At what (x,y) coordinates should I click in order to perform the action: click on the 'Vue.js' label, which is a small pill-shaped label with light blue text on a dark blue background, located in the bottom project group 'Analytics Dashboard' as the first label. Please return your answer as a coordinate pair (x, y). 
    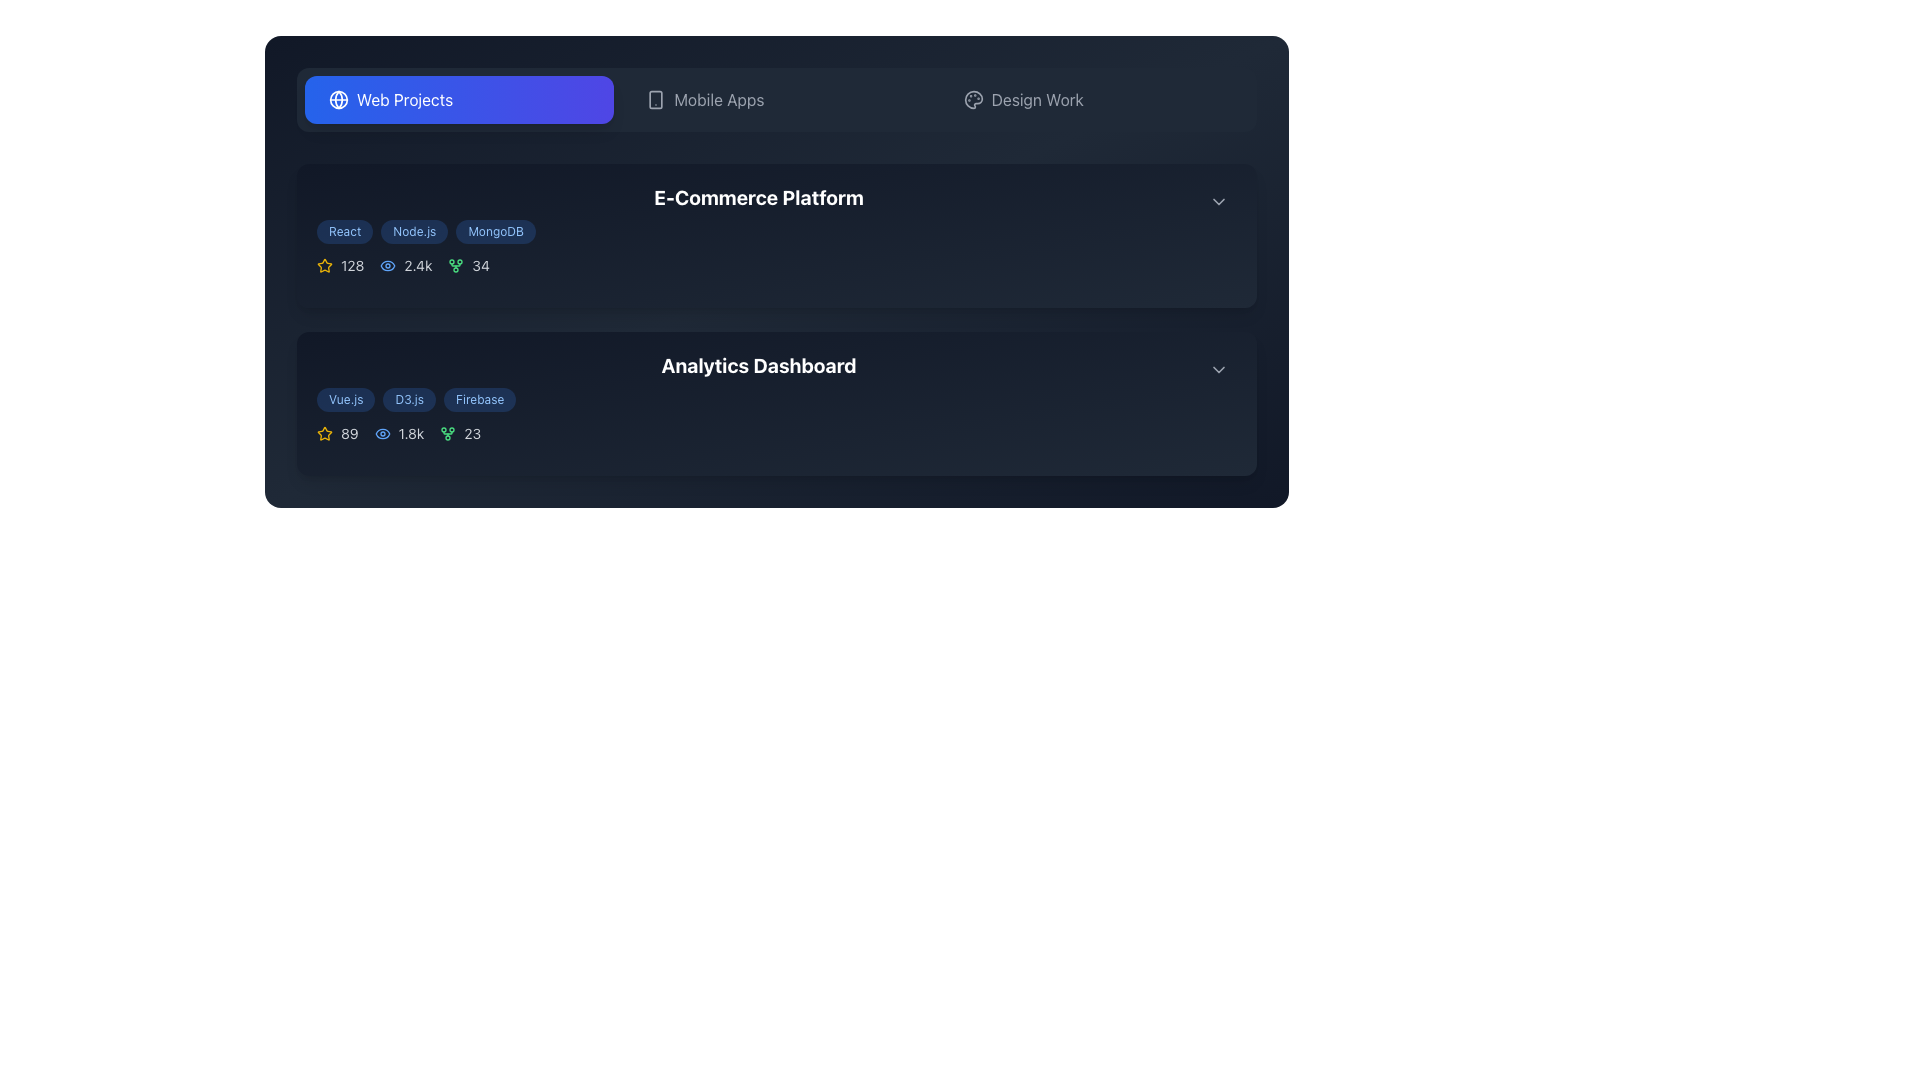
    Looking at the image, I should click on (346, 400).